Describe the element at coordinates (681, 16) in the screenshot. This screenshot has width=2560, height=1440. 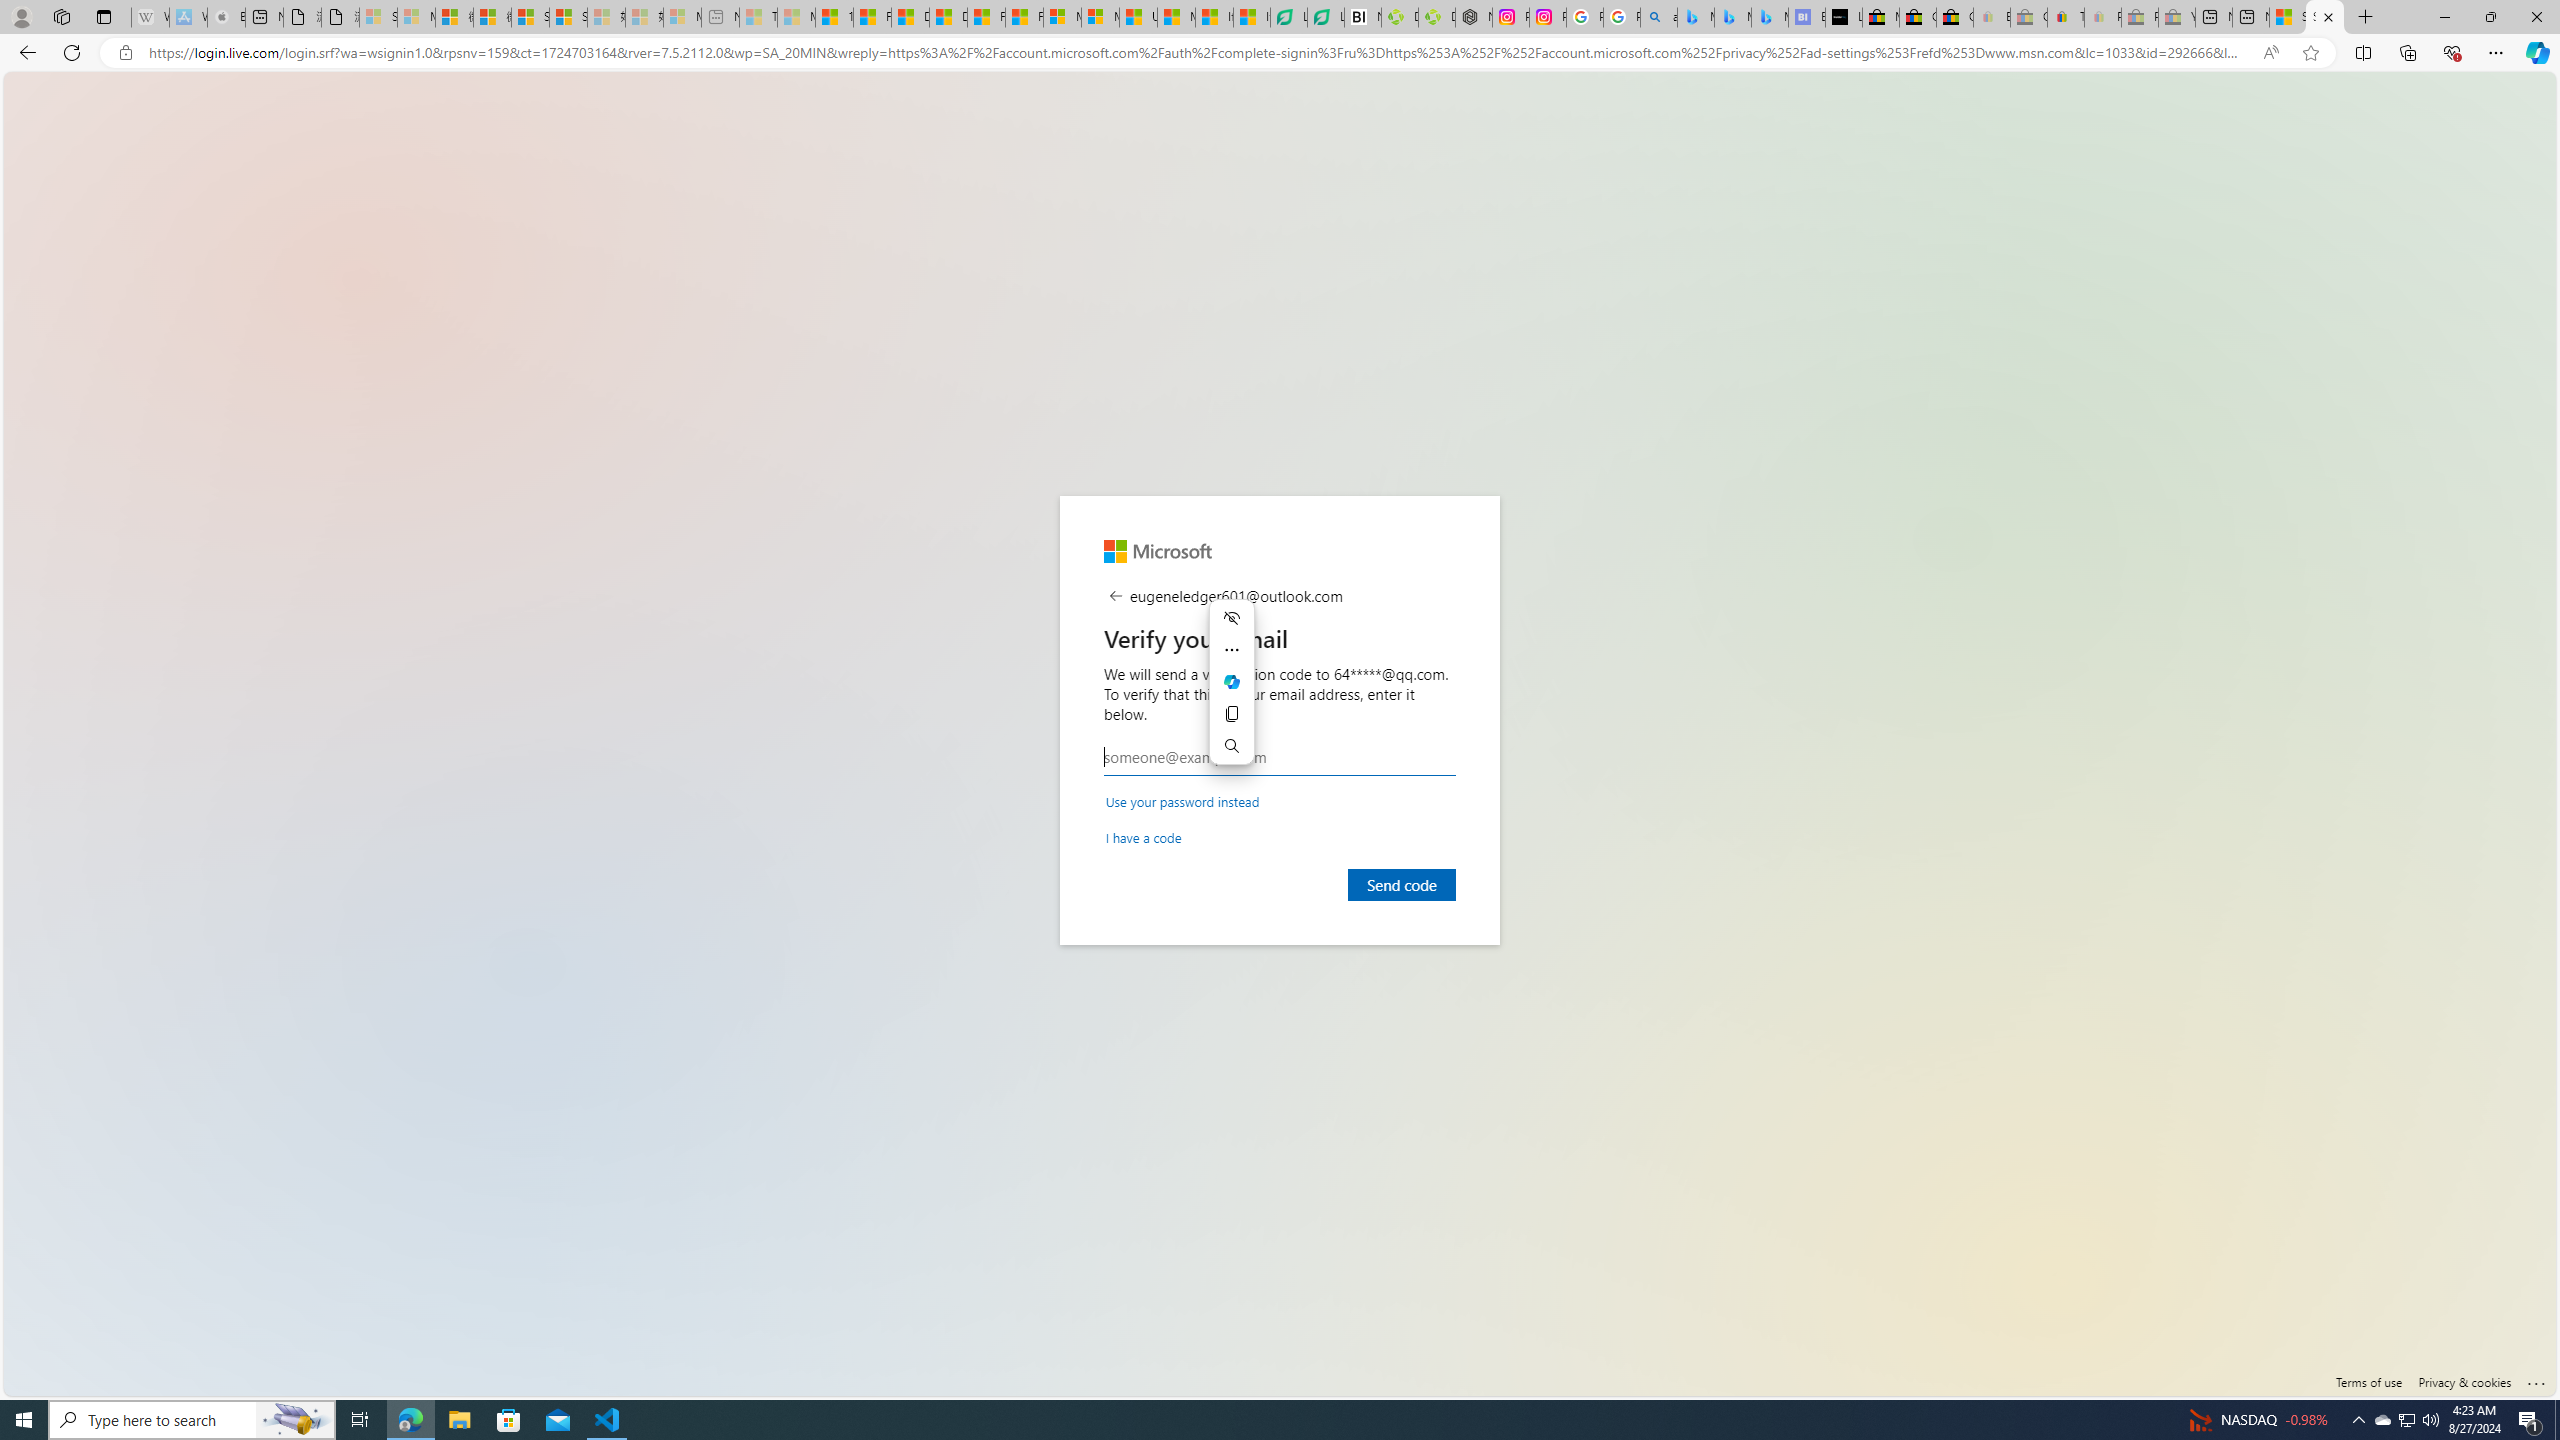
I see `'Microsoft account | Account Checkup - Sleeping'` at that location.